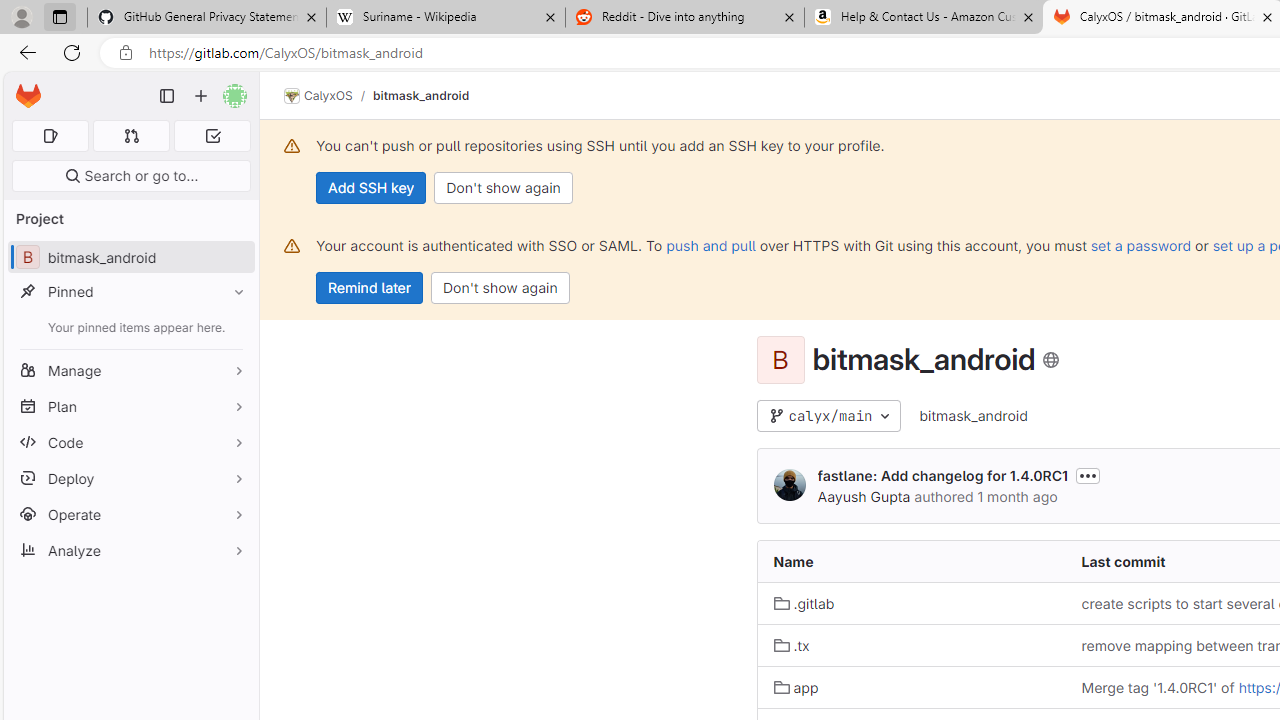  Describe the element at coordinates (23, 86) in the screenshot. I see `'Skip to main content'` at that location.